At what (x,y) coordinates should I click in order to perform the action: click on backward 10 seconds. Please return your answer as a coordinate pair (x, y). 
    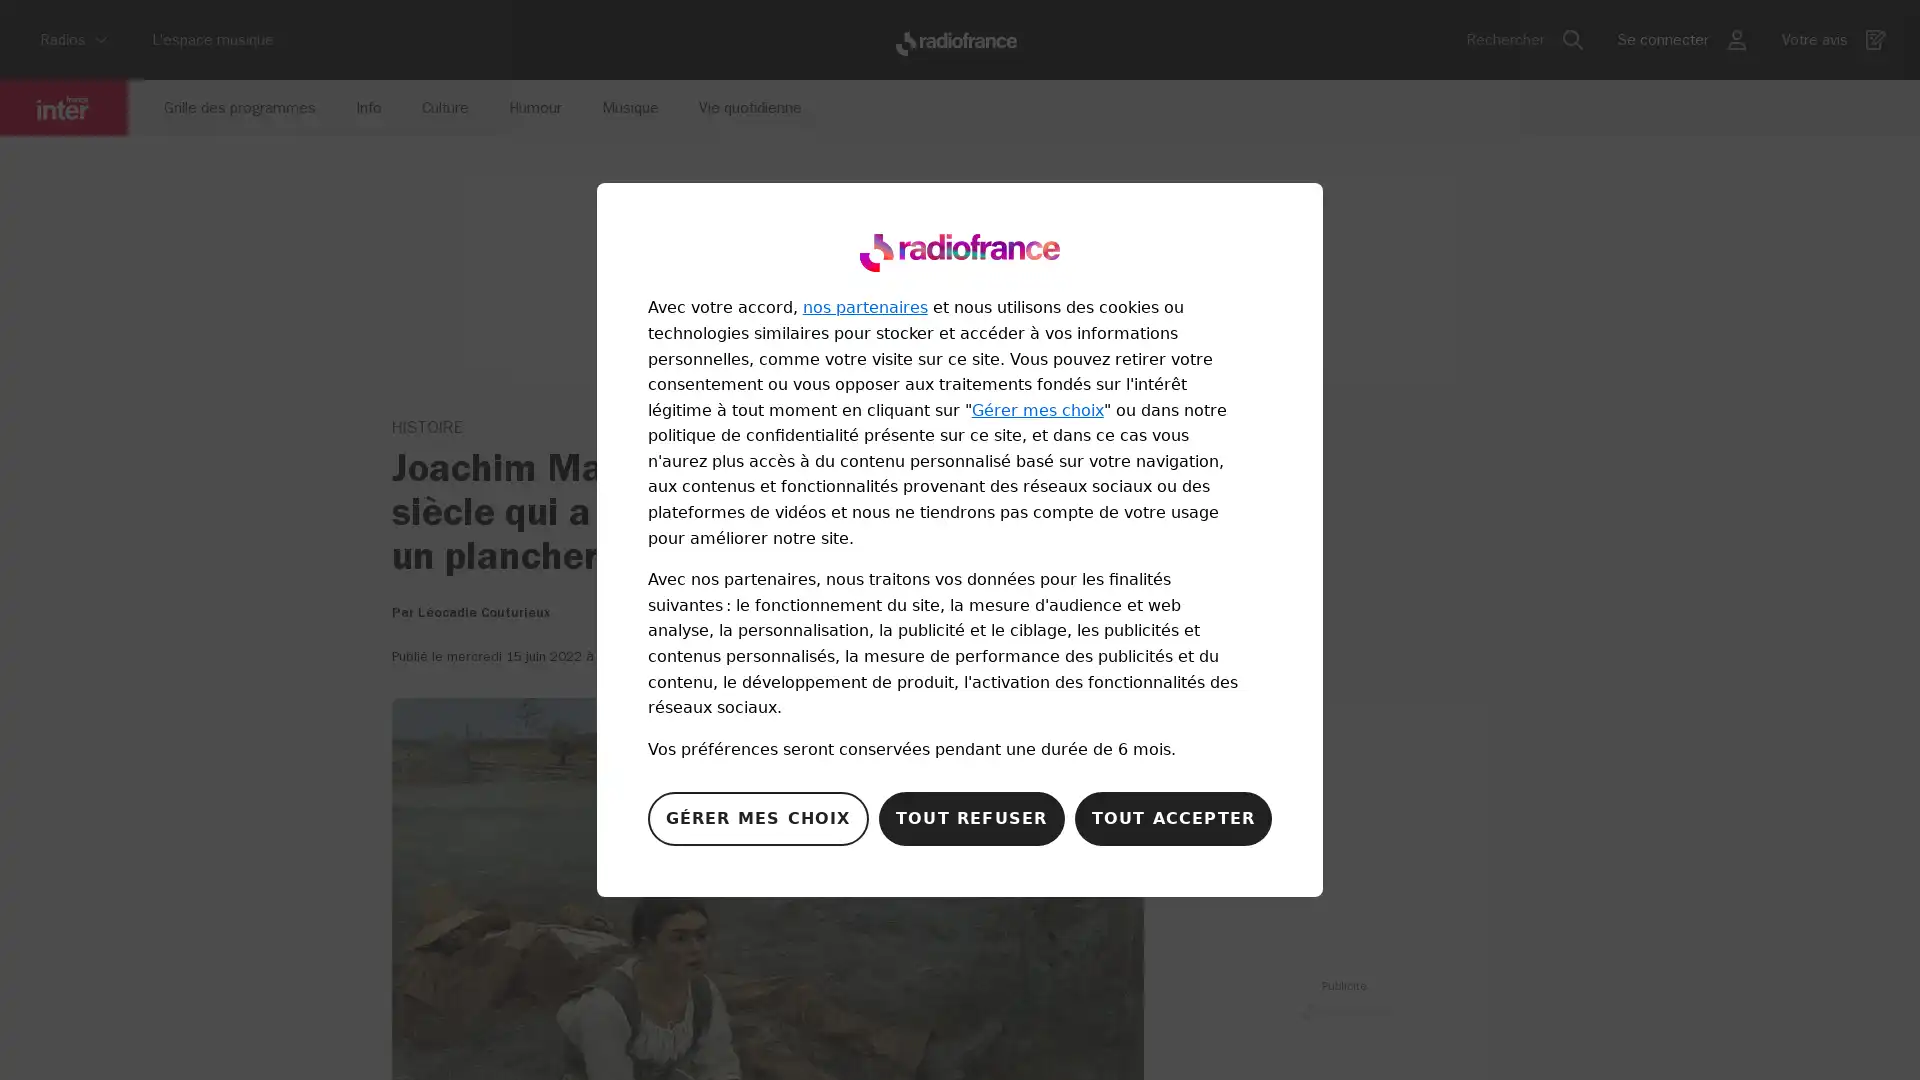
    Looking at the image, I should click on (943, 1028).